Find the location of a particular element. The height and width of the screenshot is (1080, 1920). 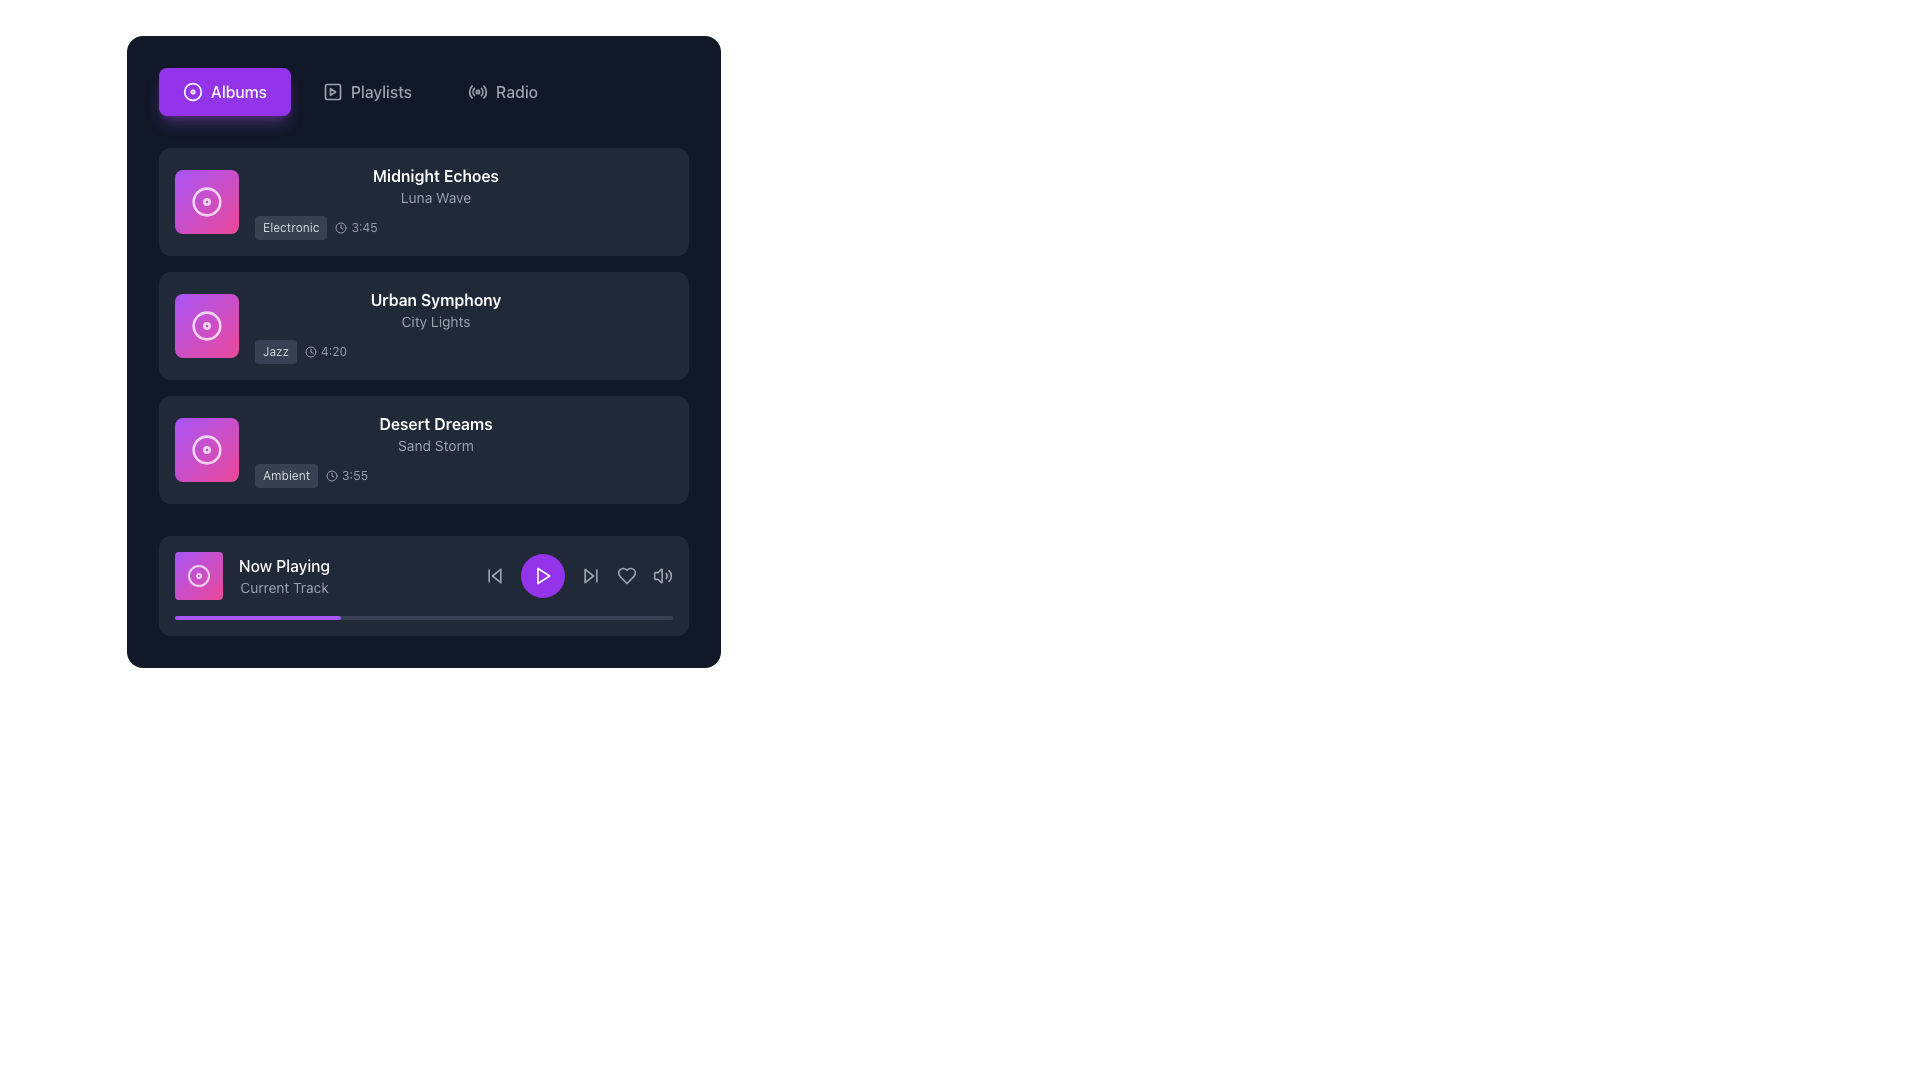

the circular icon element located to the left of the 'Albums' text in the upper navigation bar is located at coordinates (192, 92).